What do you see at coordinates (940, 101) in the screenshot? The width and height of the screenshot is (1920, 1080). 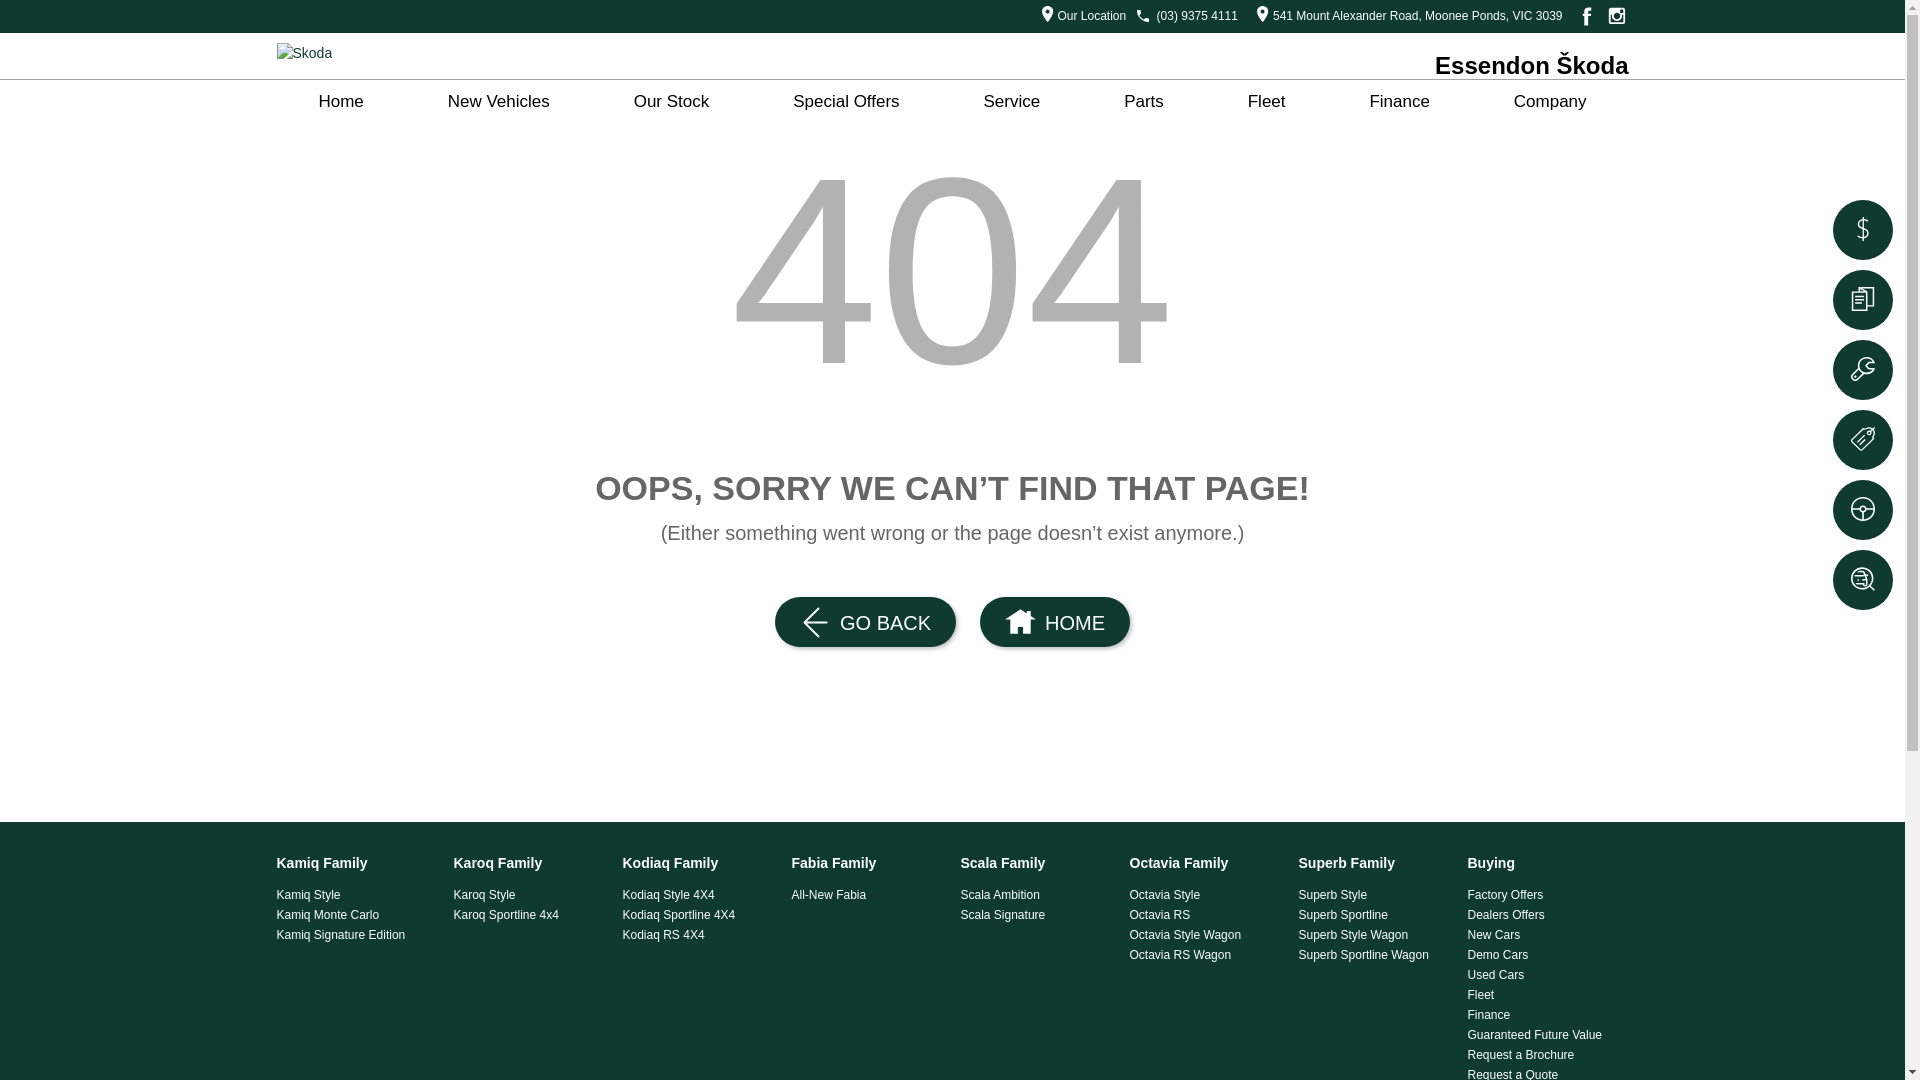 I see `'Service'` at bounding box center [940, 101].